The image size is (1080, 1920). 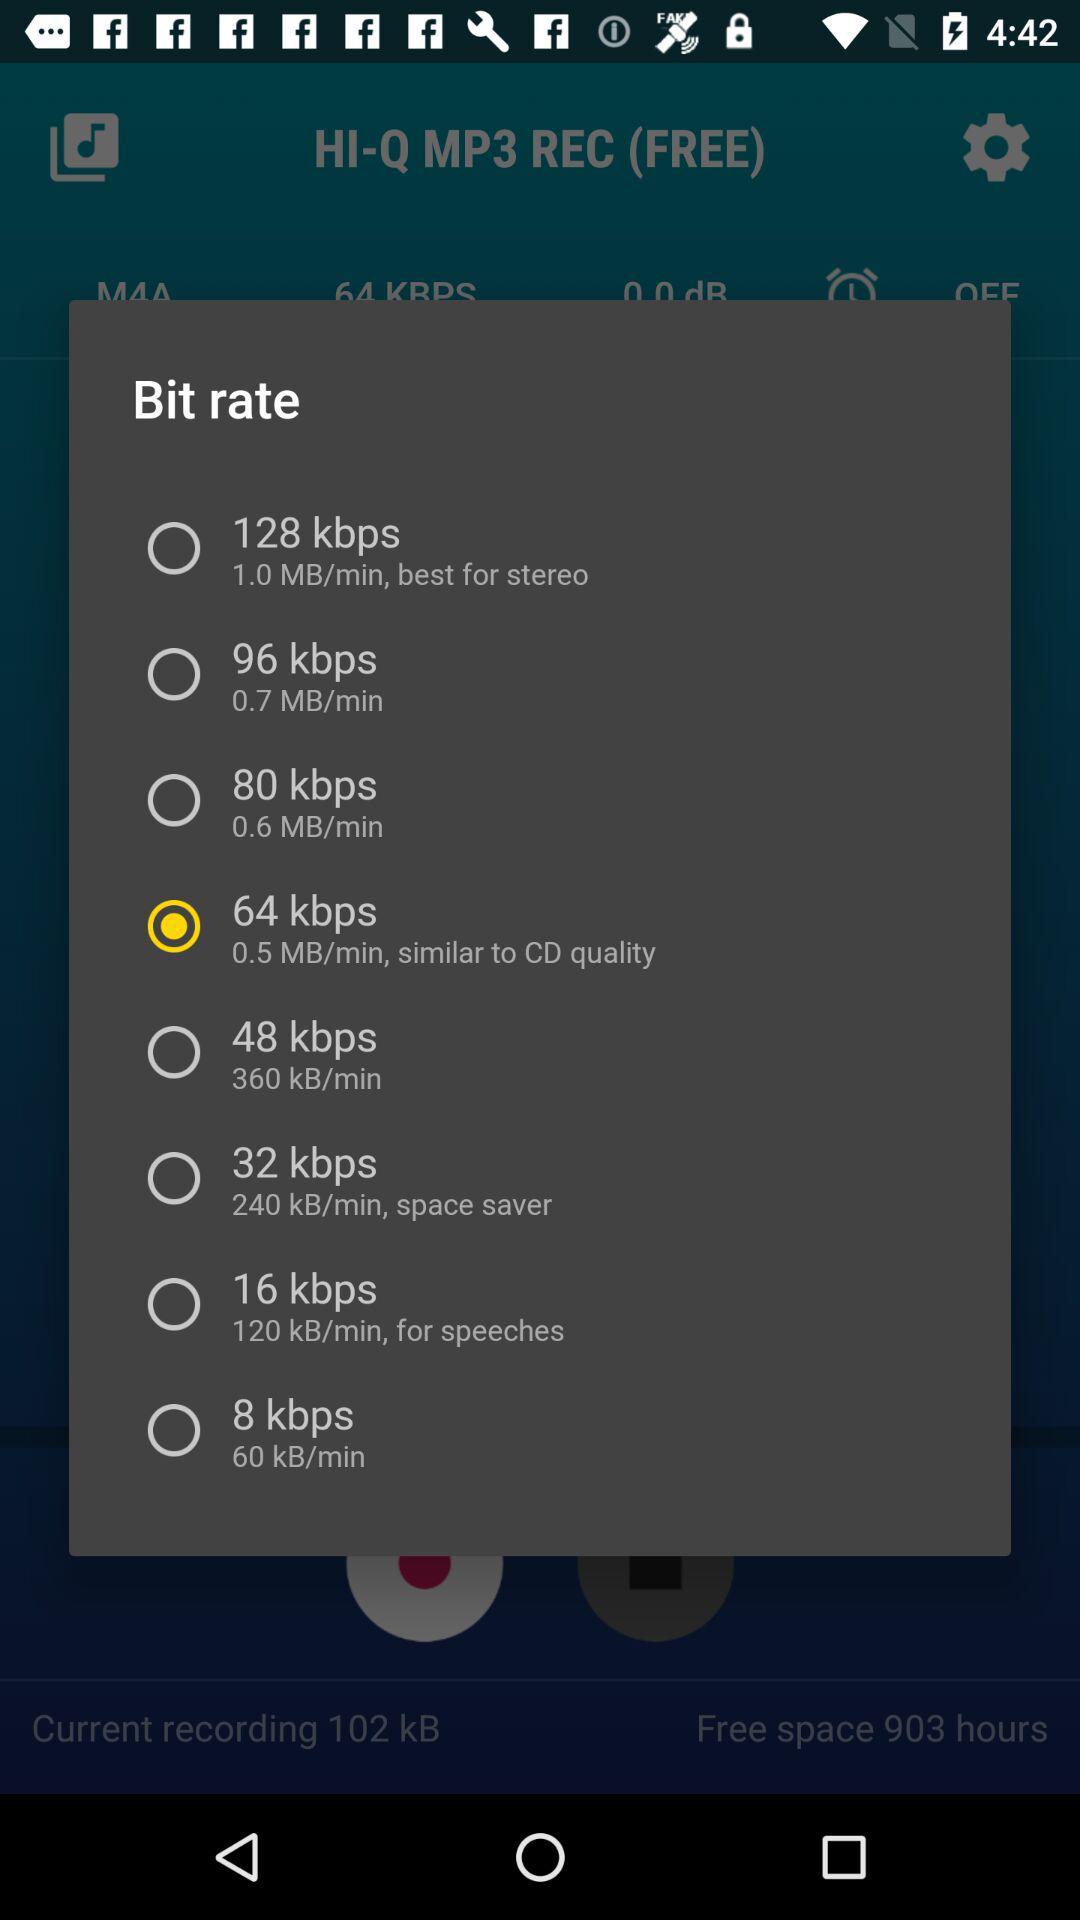 What do you see at coordinates (384, 1178) in the screenshot?
I see `32 kbps 240 icon` at bounding box center [384, 1178].